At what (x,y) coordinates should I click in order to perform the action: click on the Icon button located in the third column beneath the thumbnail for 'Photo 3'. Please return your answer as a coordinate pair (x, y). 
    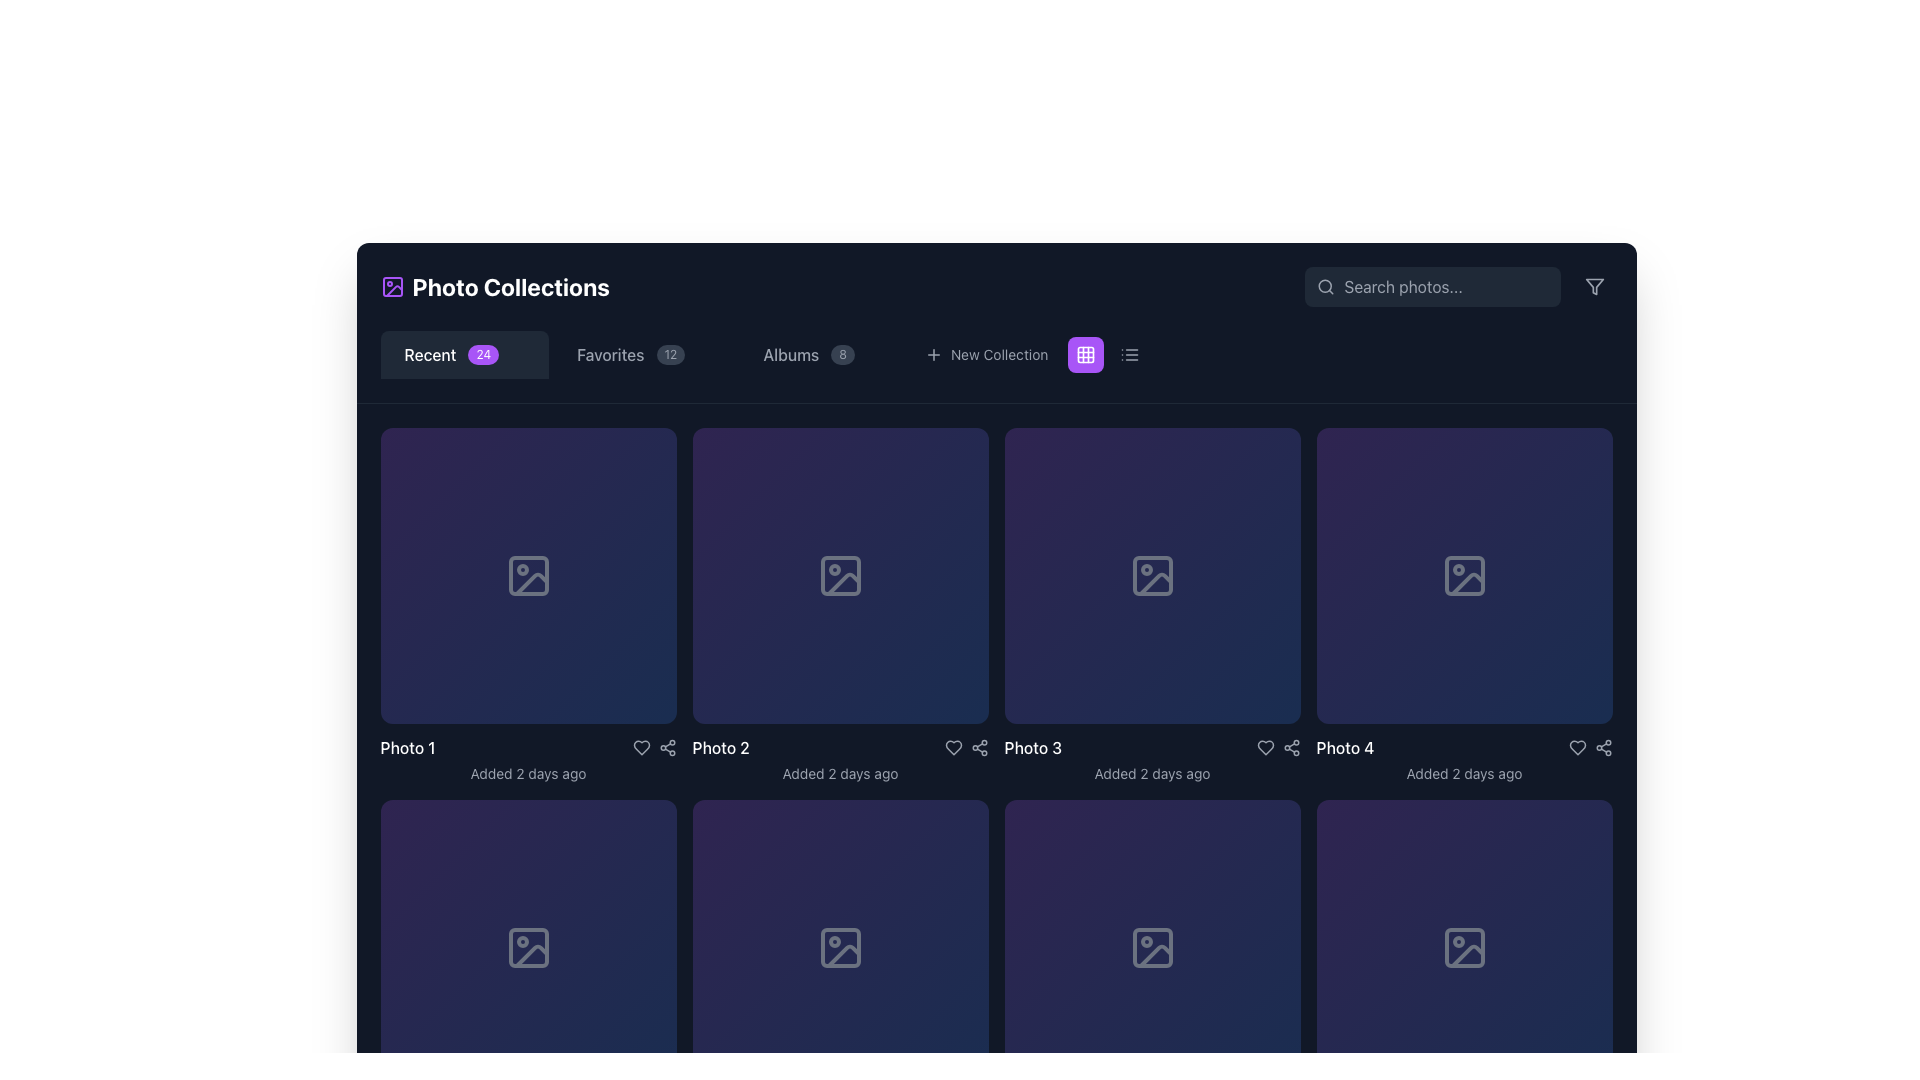
    Looking at the image, I should click on (979, 748).